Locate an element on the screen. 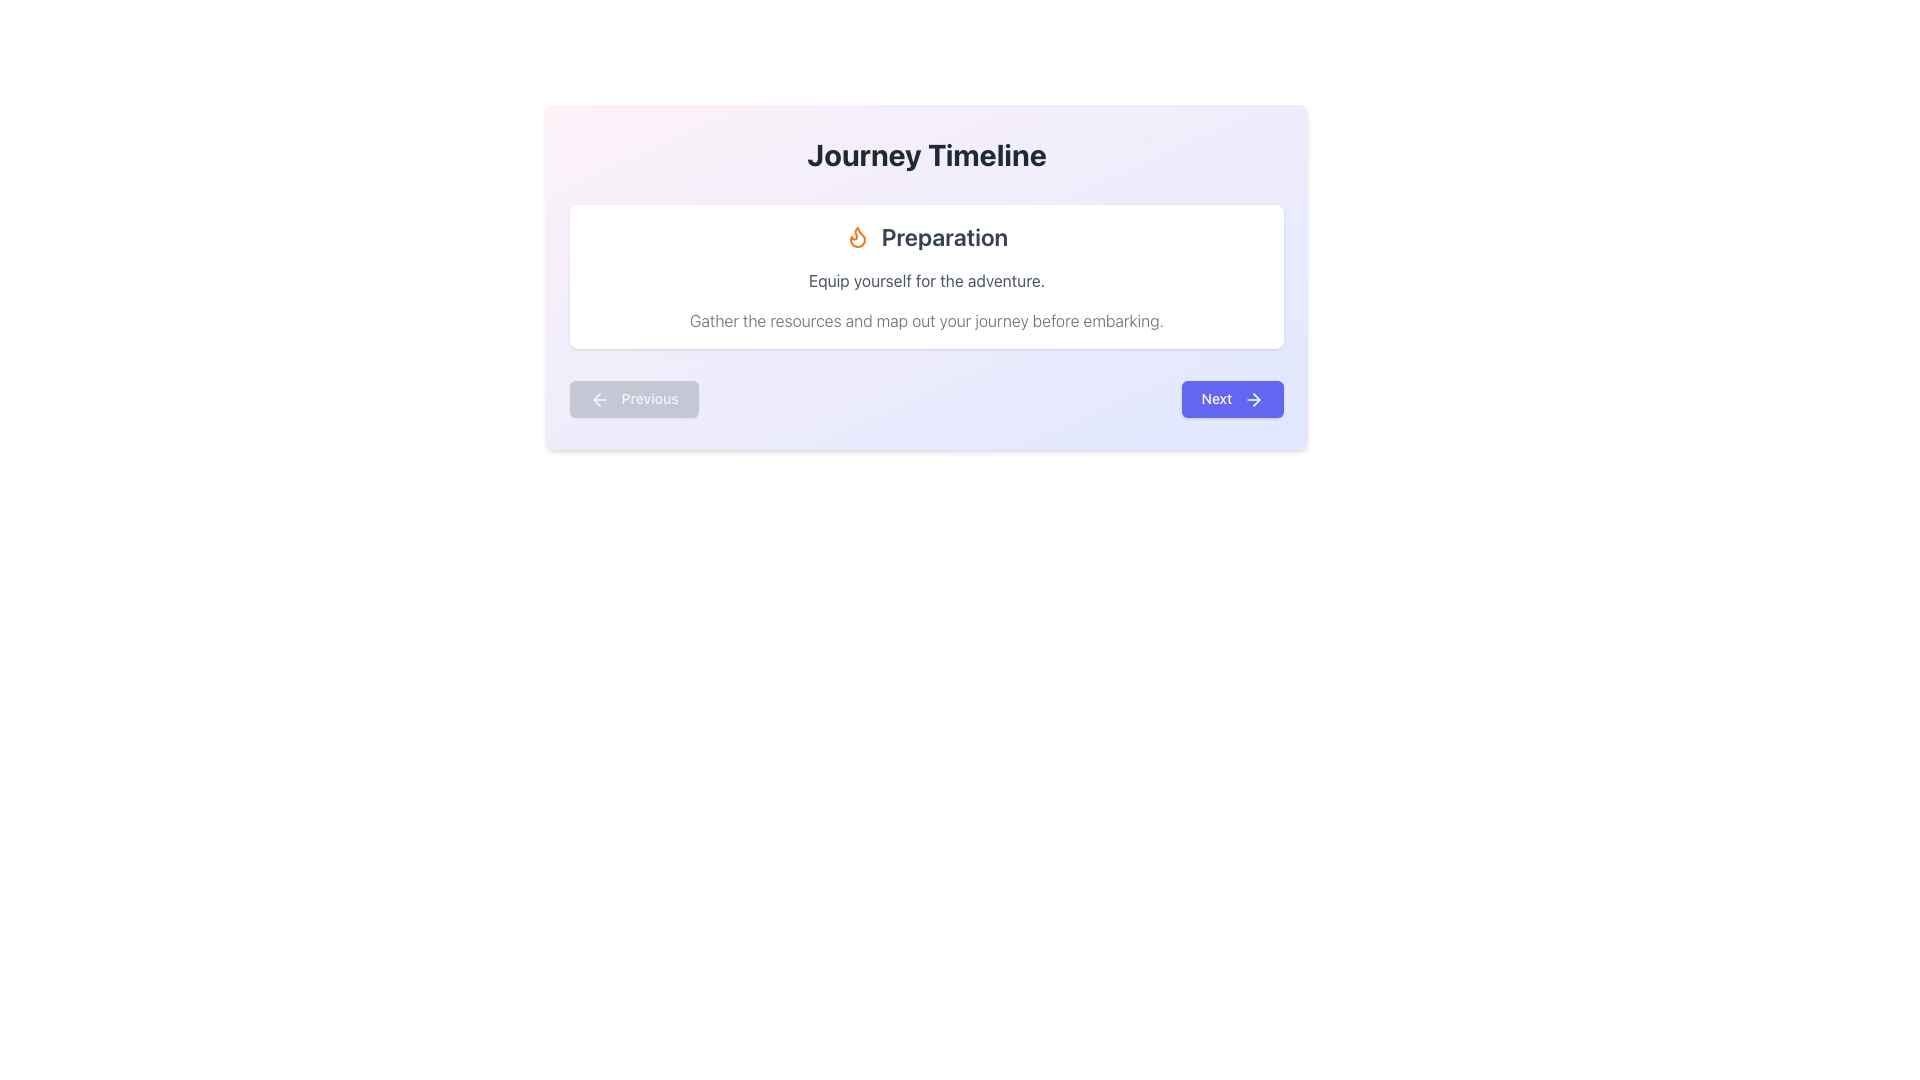 The width and height of the screenshot is (1920, 1080). concluding text block that states 'Gather the resources and map out your journey before embarking.' is located at coordinates (925, 319).